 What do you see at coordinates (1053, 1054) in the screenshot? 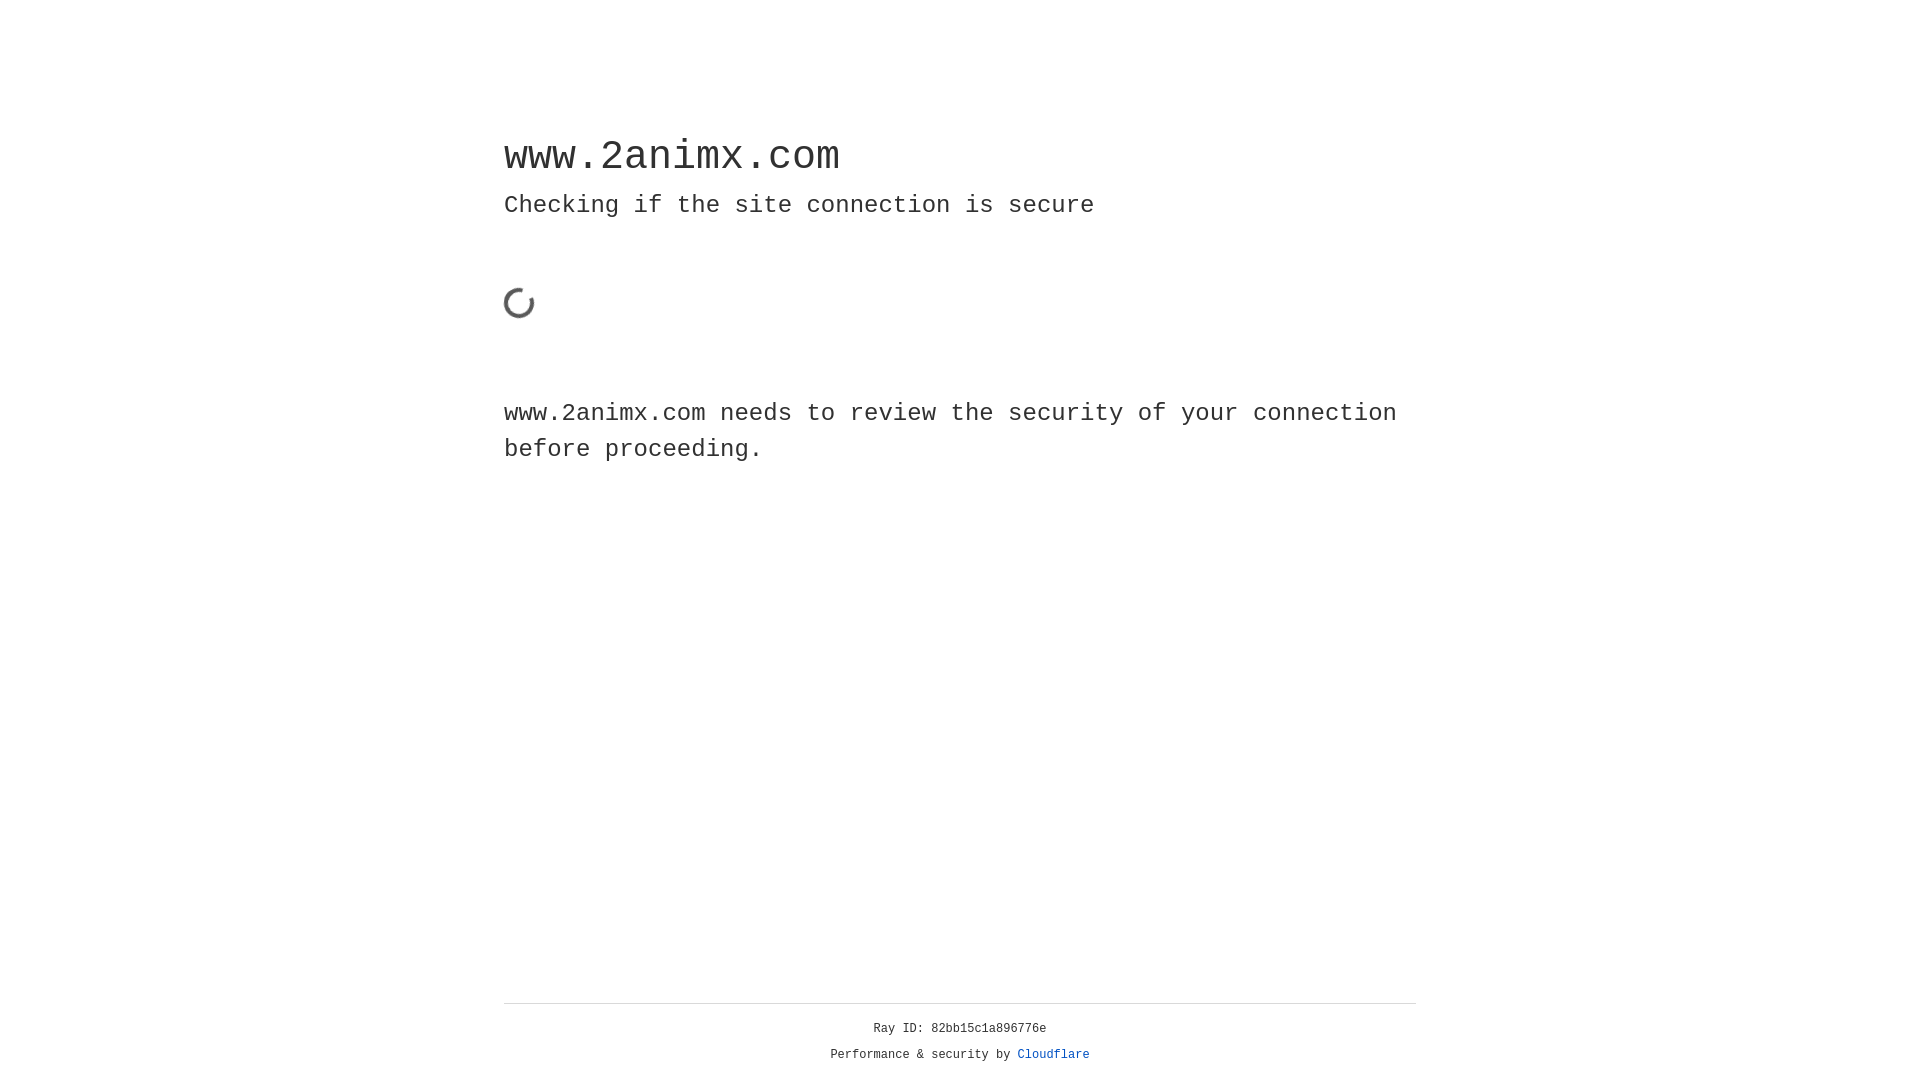
I see `'Cloudflare'` at bounding box center [1053, 1054].